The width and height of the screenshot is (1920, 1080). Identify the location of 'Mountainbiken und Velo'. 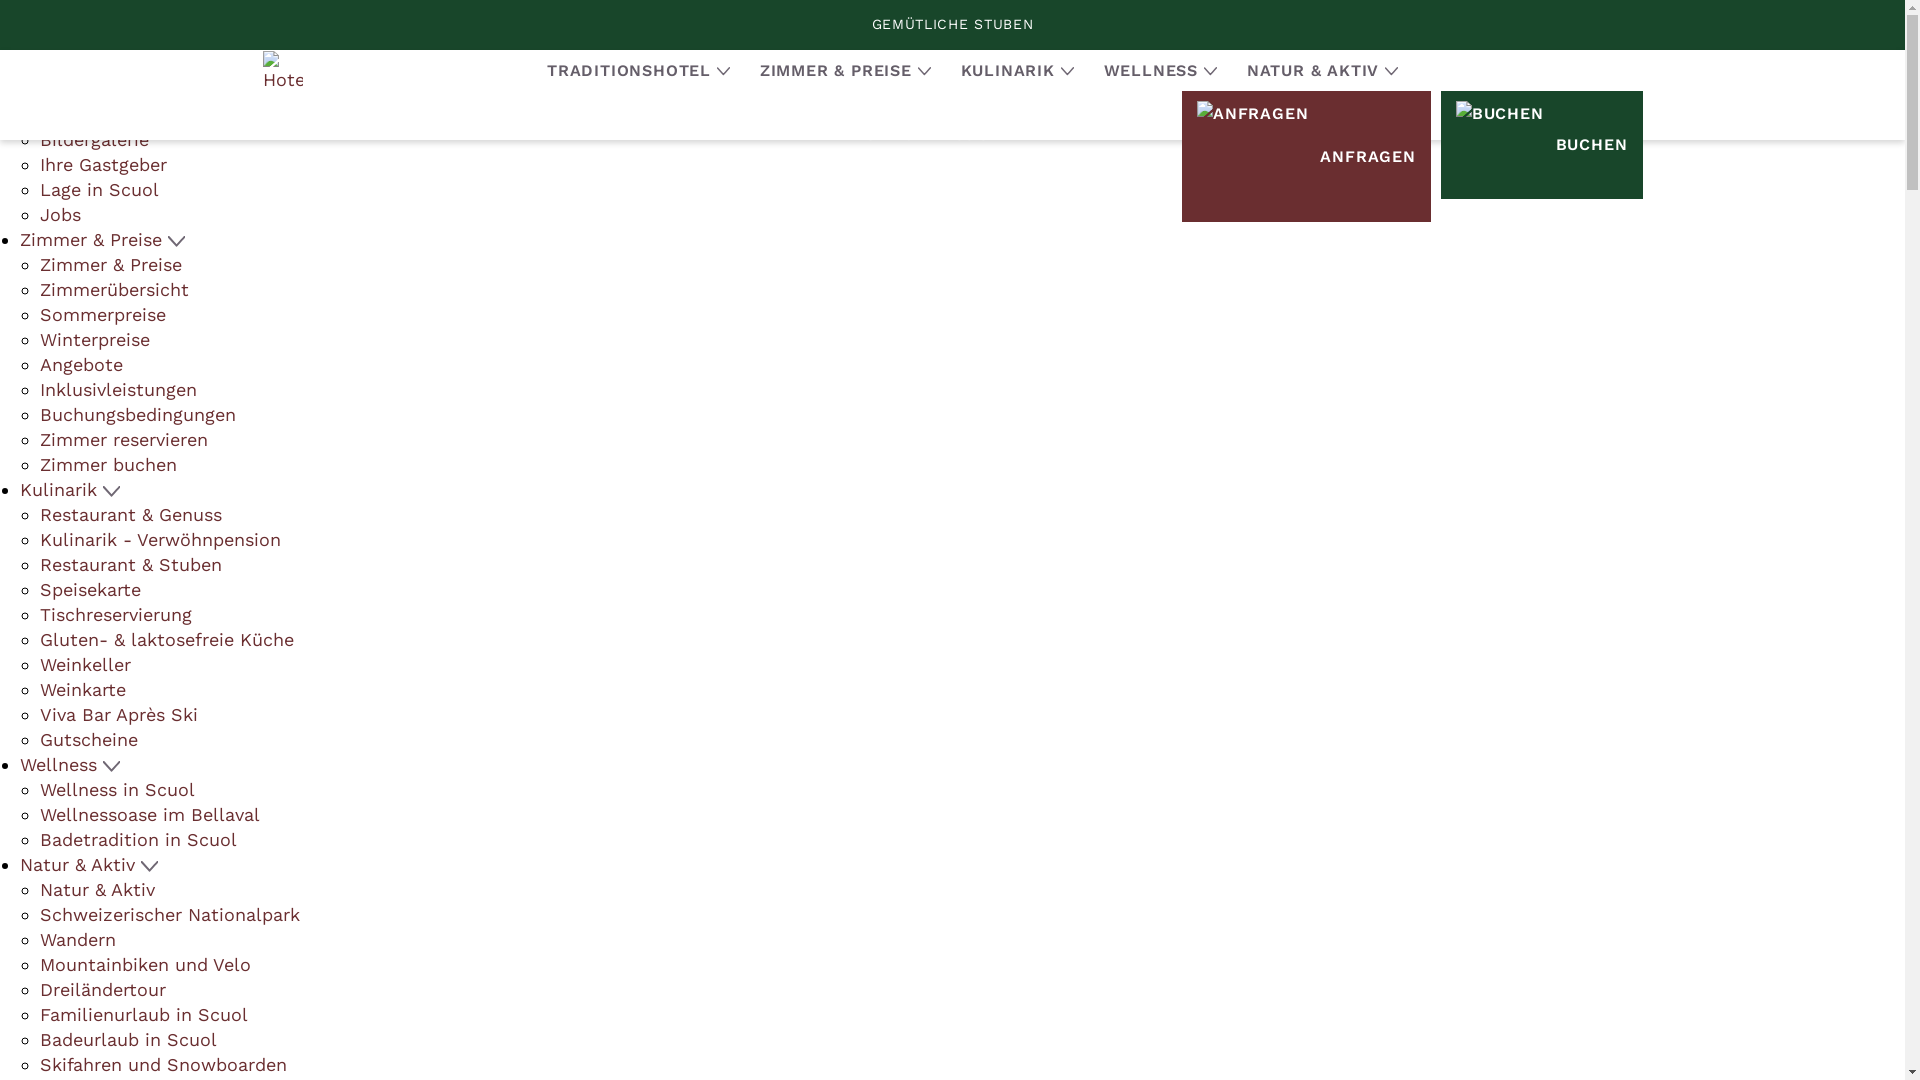
(144, 963).